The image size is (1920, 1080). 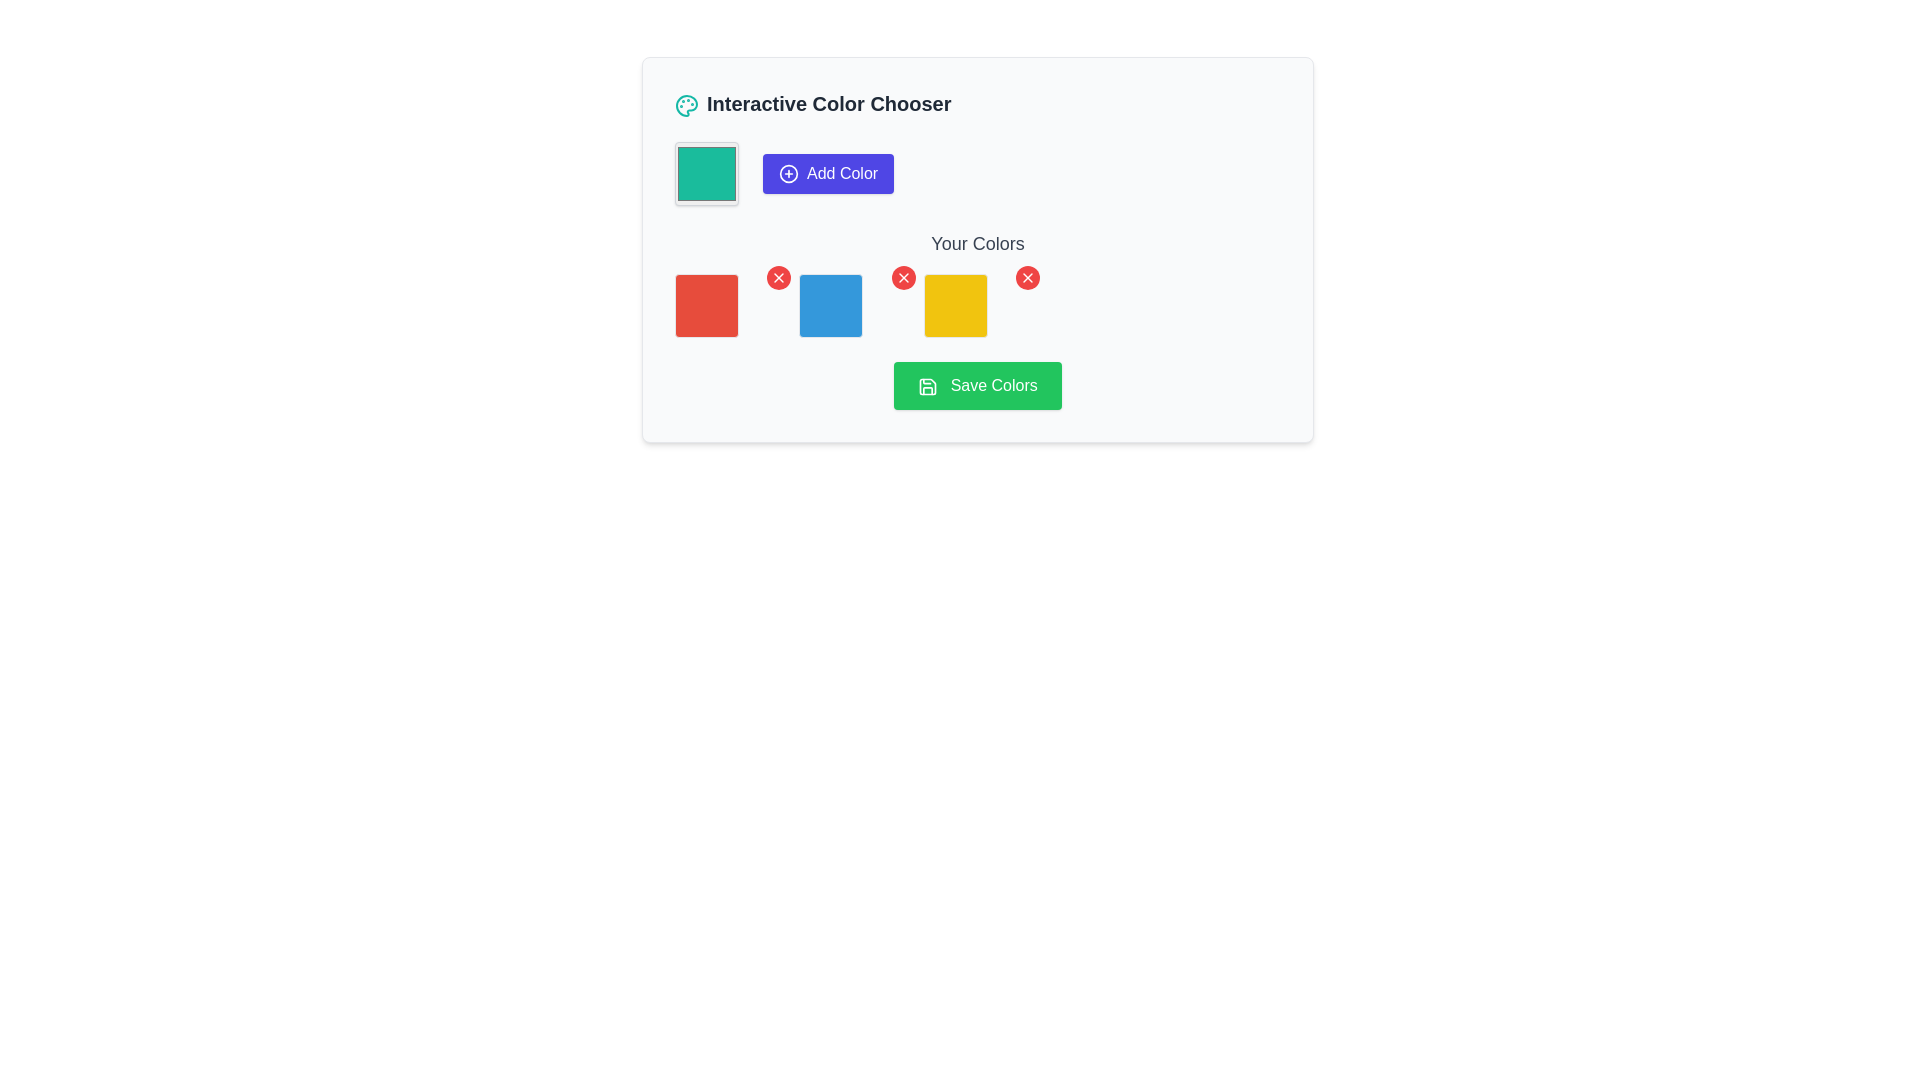 What do you see at coordinates (706, 172) in the screenshot?
I see `the Color Picker element located on the leftmost side of the row layout` at bounding box center [706, 172].